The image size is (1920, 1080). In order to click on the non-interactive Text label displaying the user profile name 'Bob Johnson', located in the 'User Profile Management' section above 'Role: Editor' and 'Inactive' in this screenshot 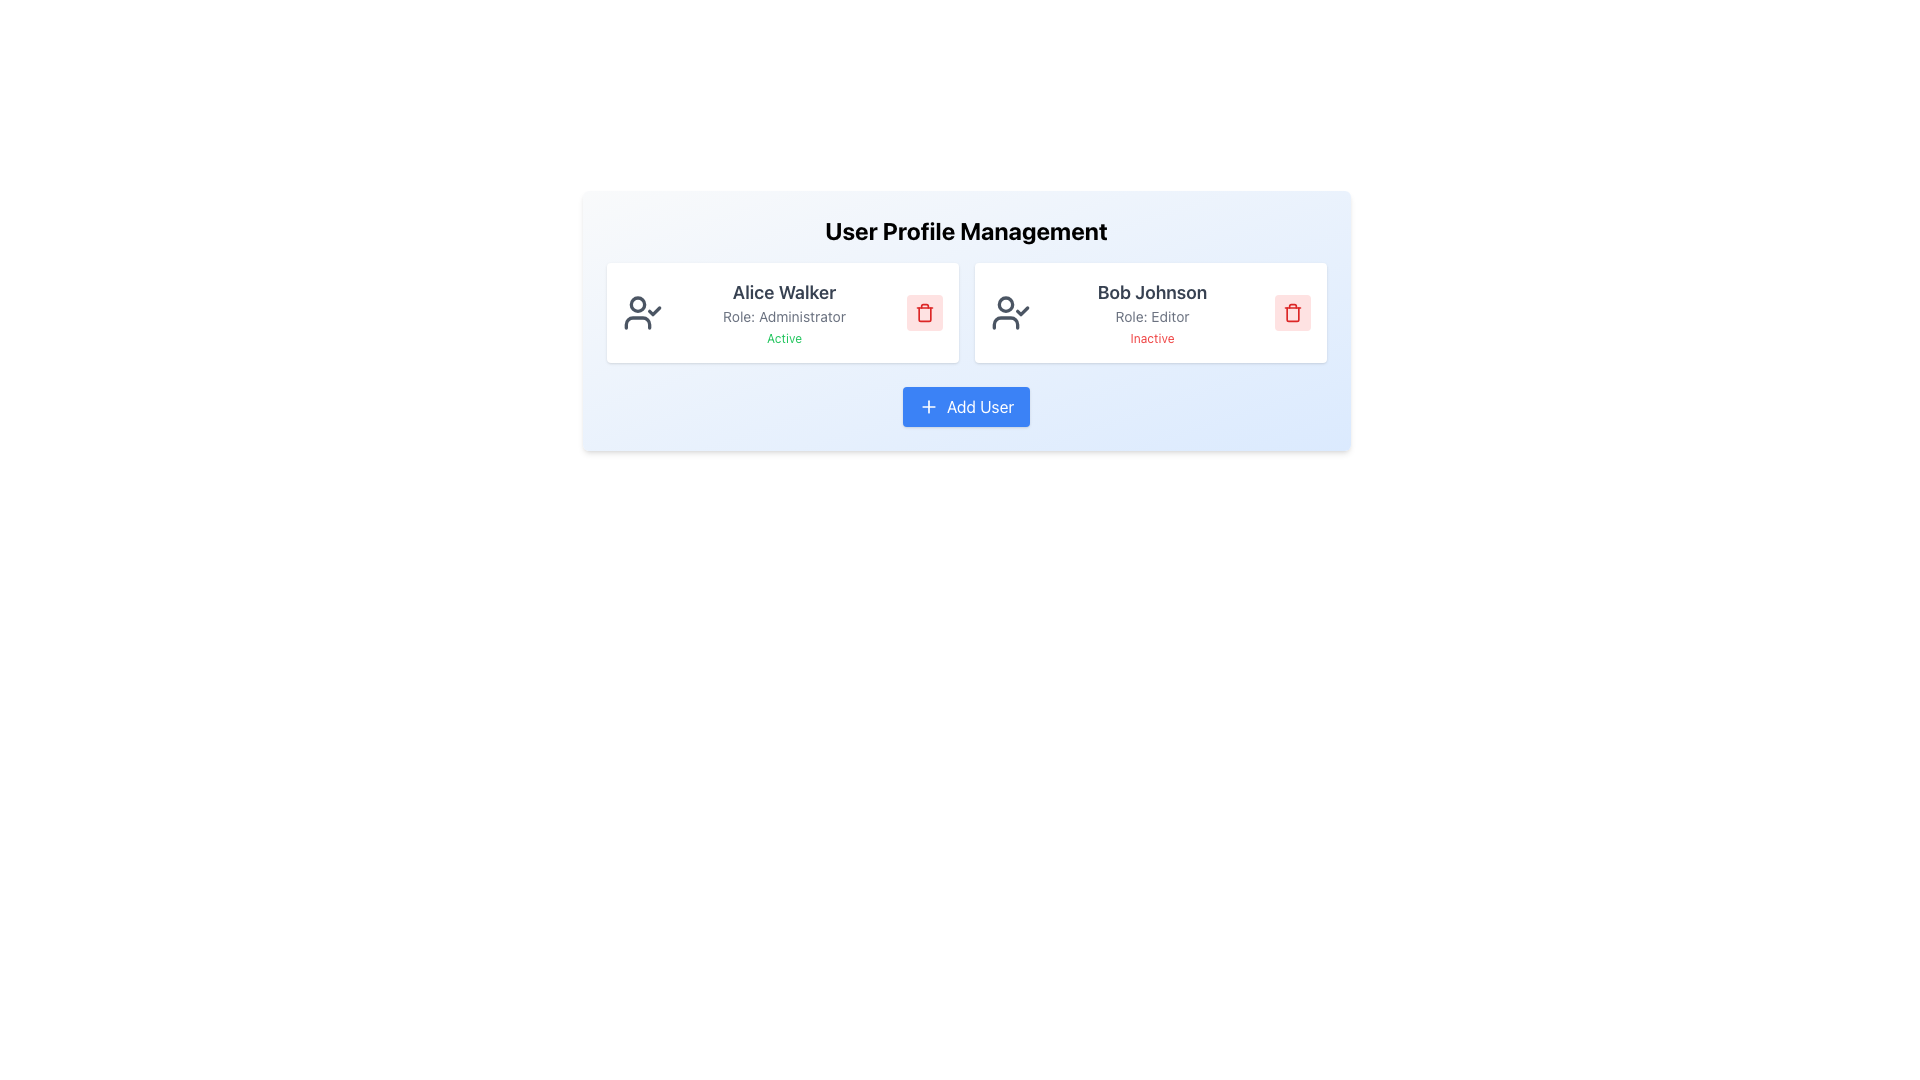, I will do `click(1152, 293)`.